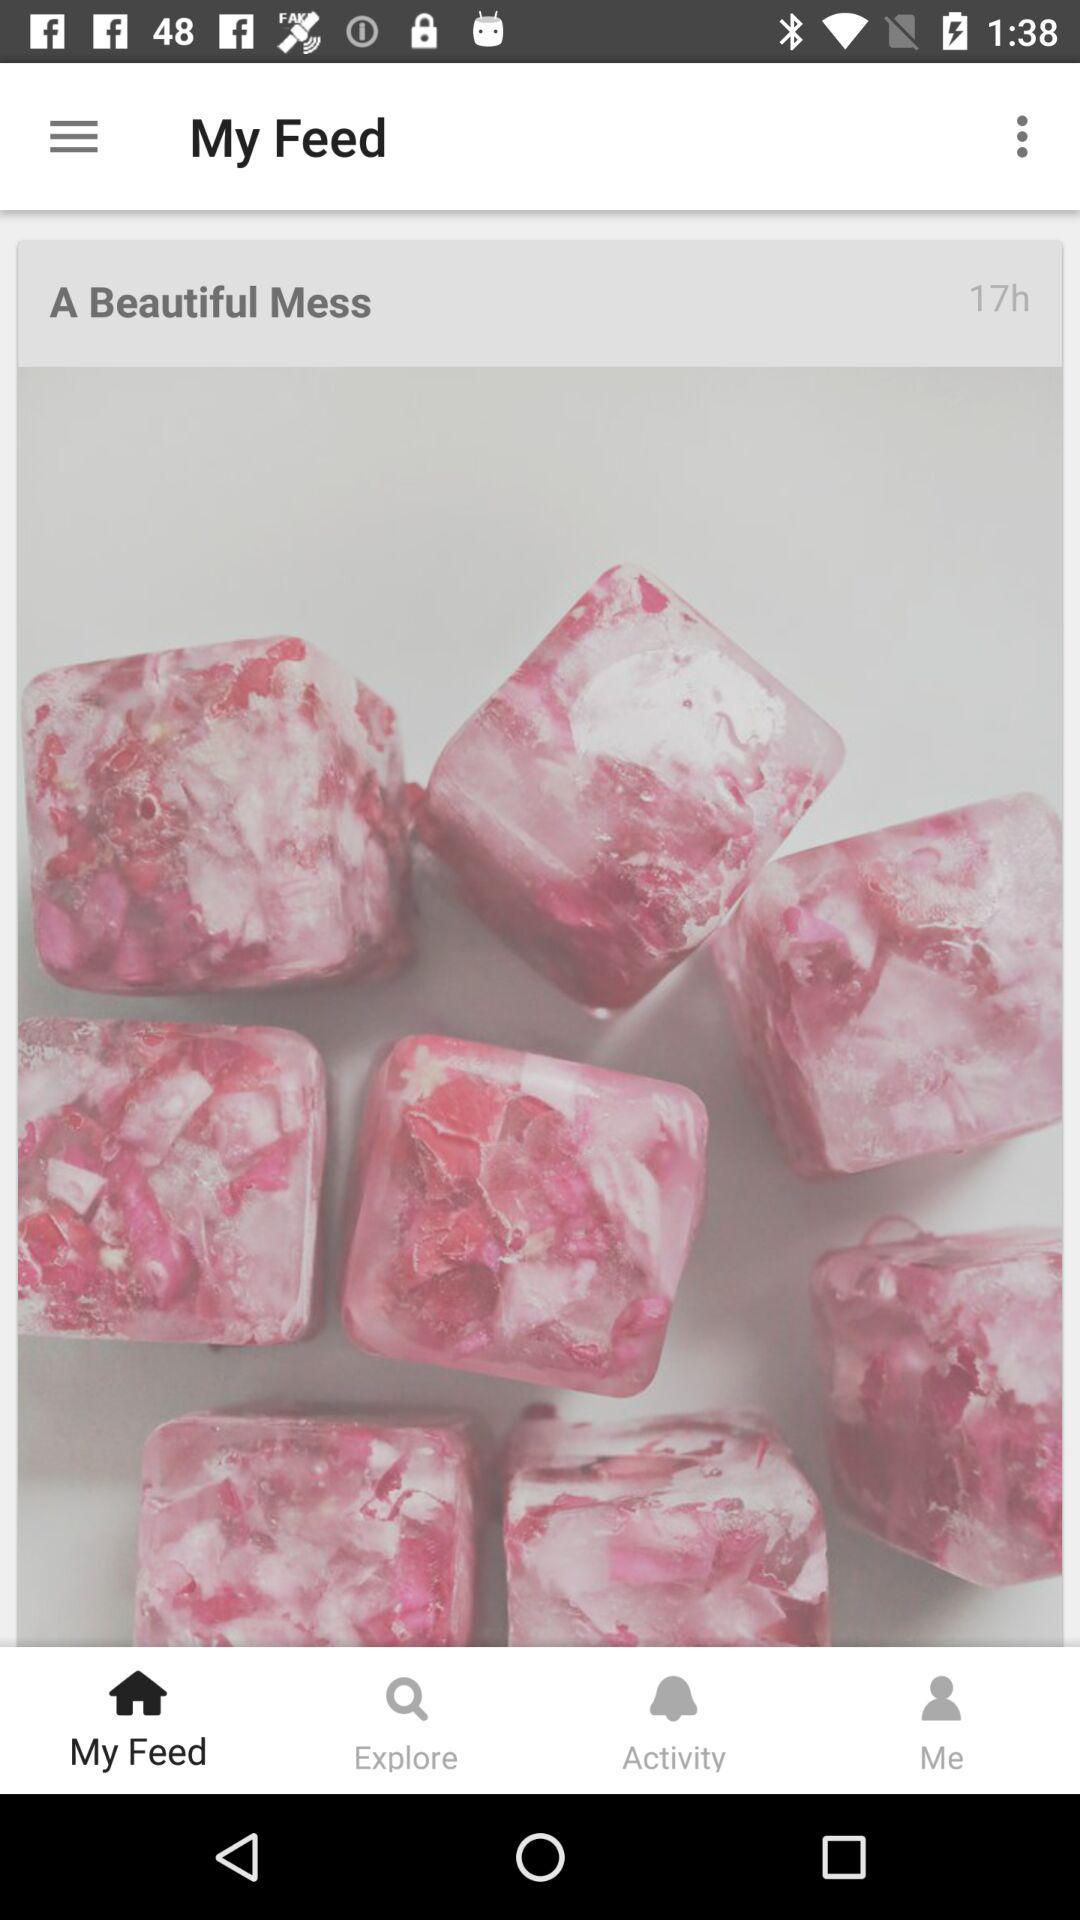 The height and width of the screenshot is (1920, 1080). What do you see at coordinates (507, 302) in the screenshot?
I see `a beautiful mess icon` at bounding box center [507, 302].